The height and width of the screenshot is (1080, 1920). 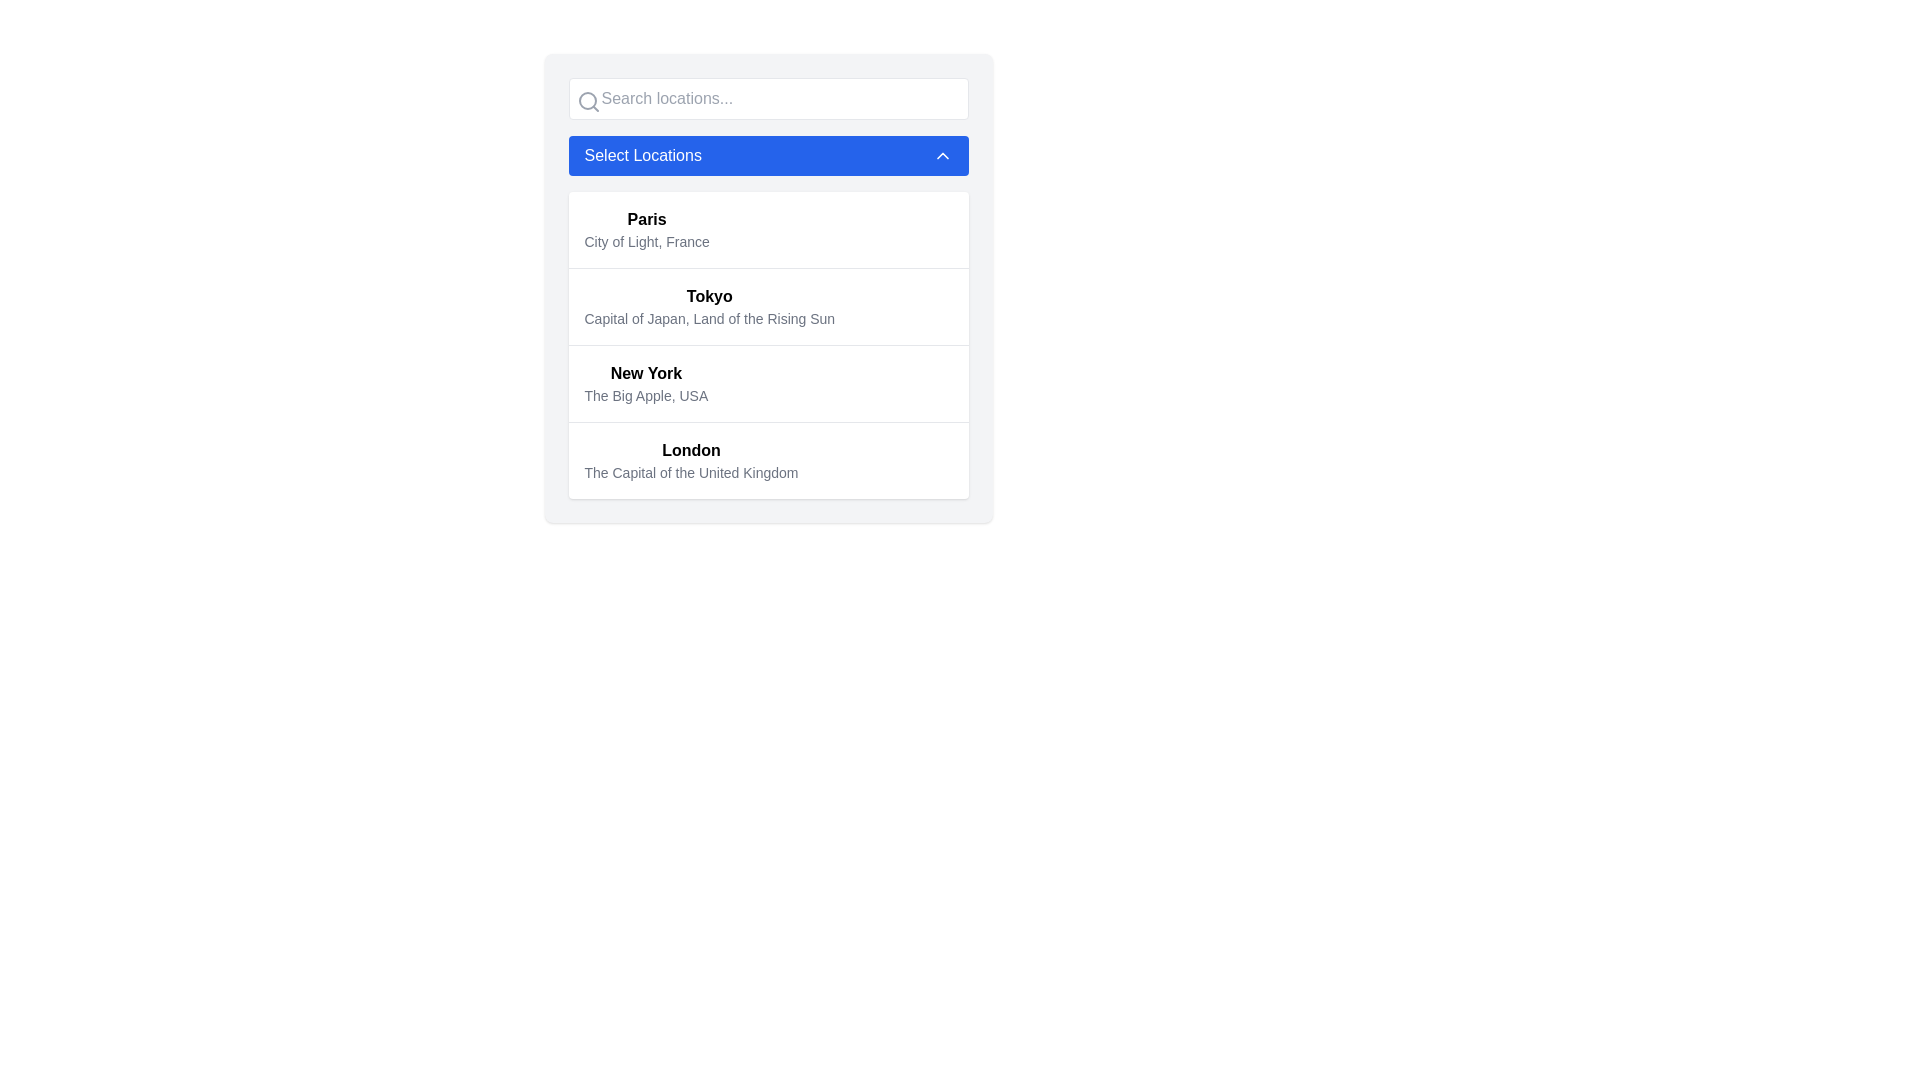 What do you see at coordinates (767, 460) in the screenshot?
I see `the list item representing 'London'` at bounding box center [767, 460].